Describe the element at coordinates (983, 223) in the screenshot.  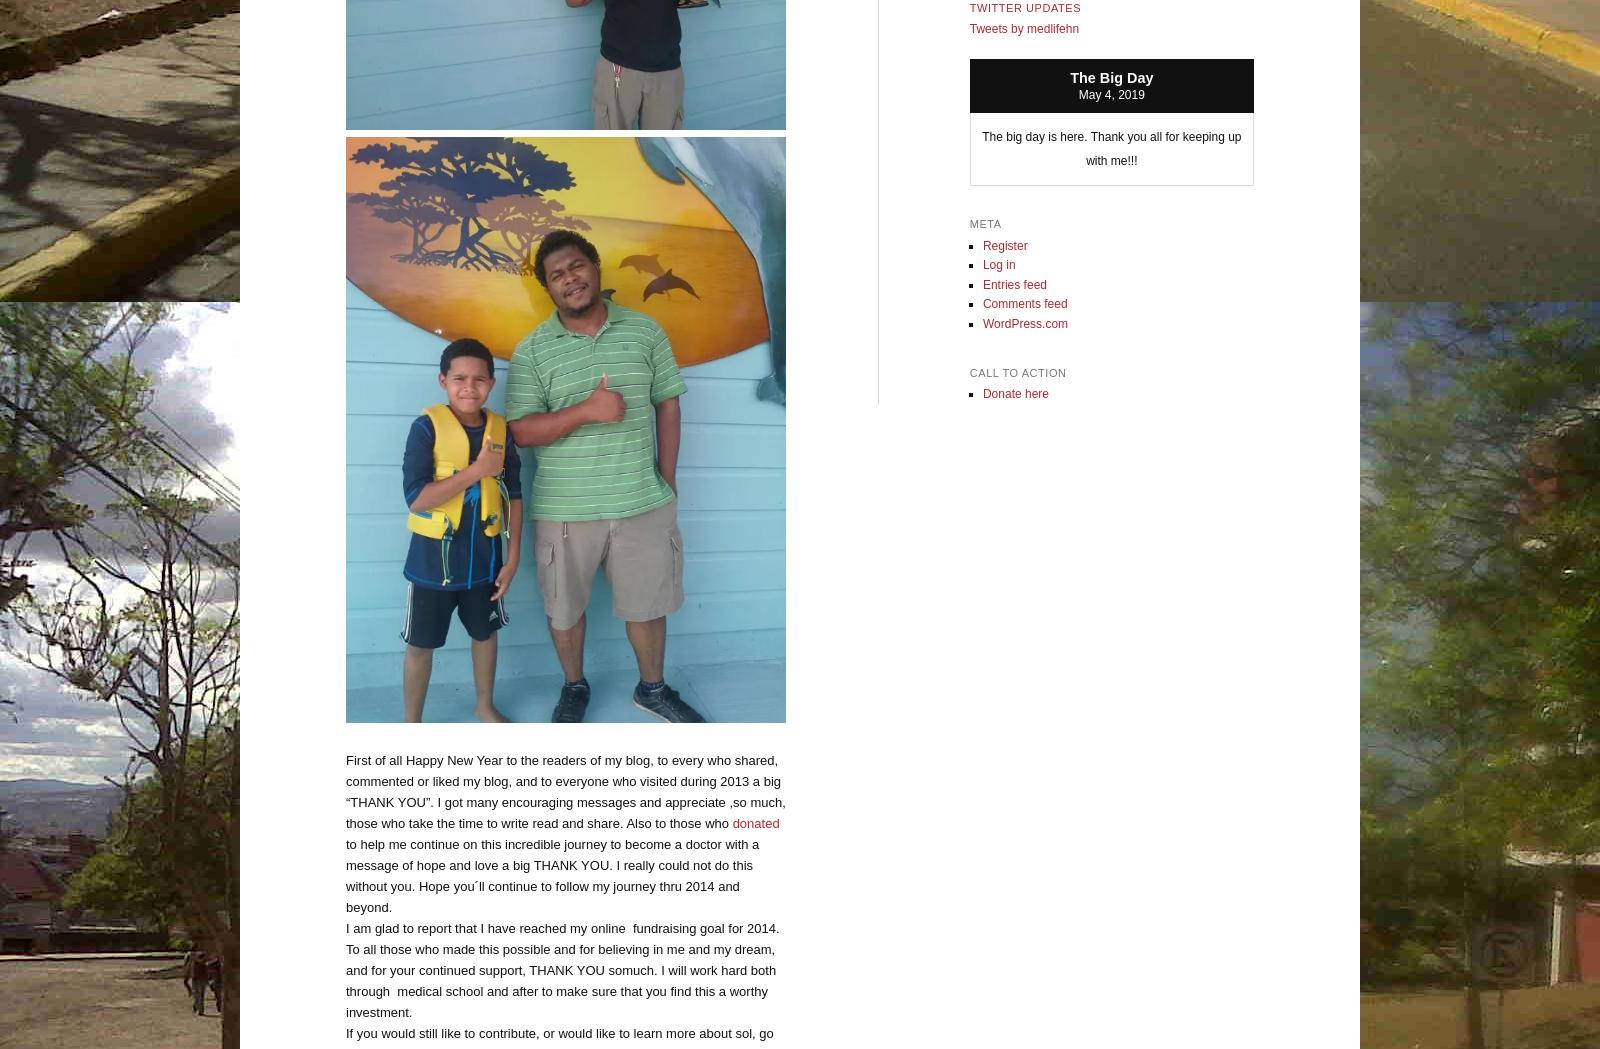
I see `'Meta'` at that location.